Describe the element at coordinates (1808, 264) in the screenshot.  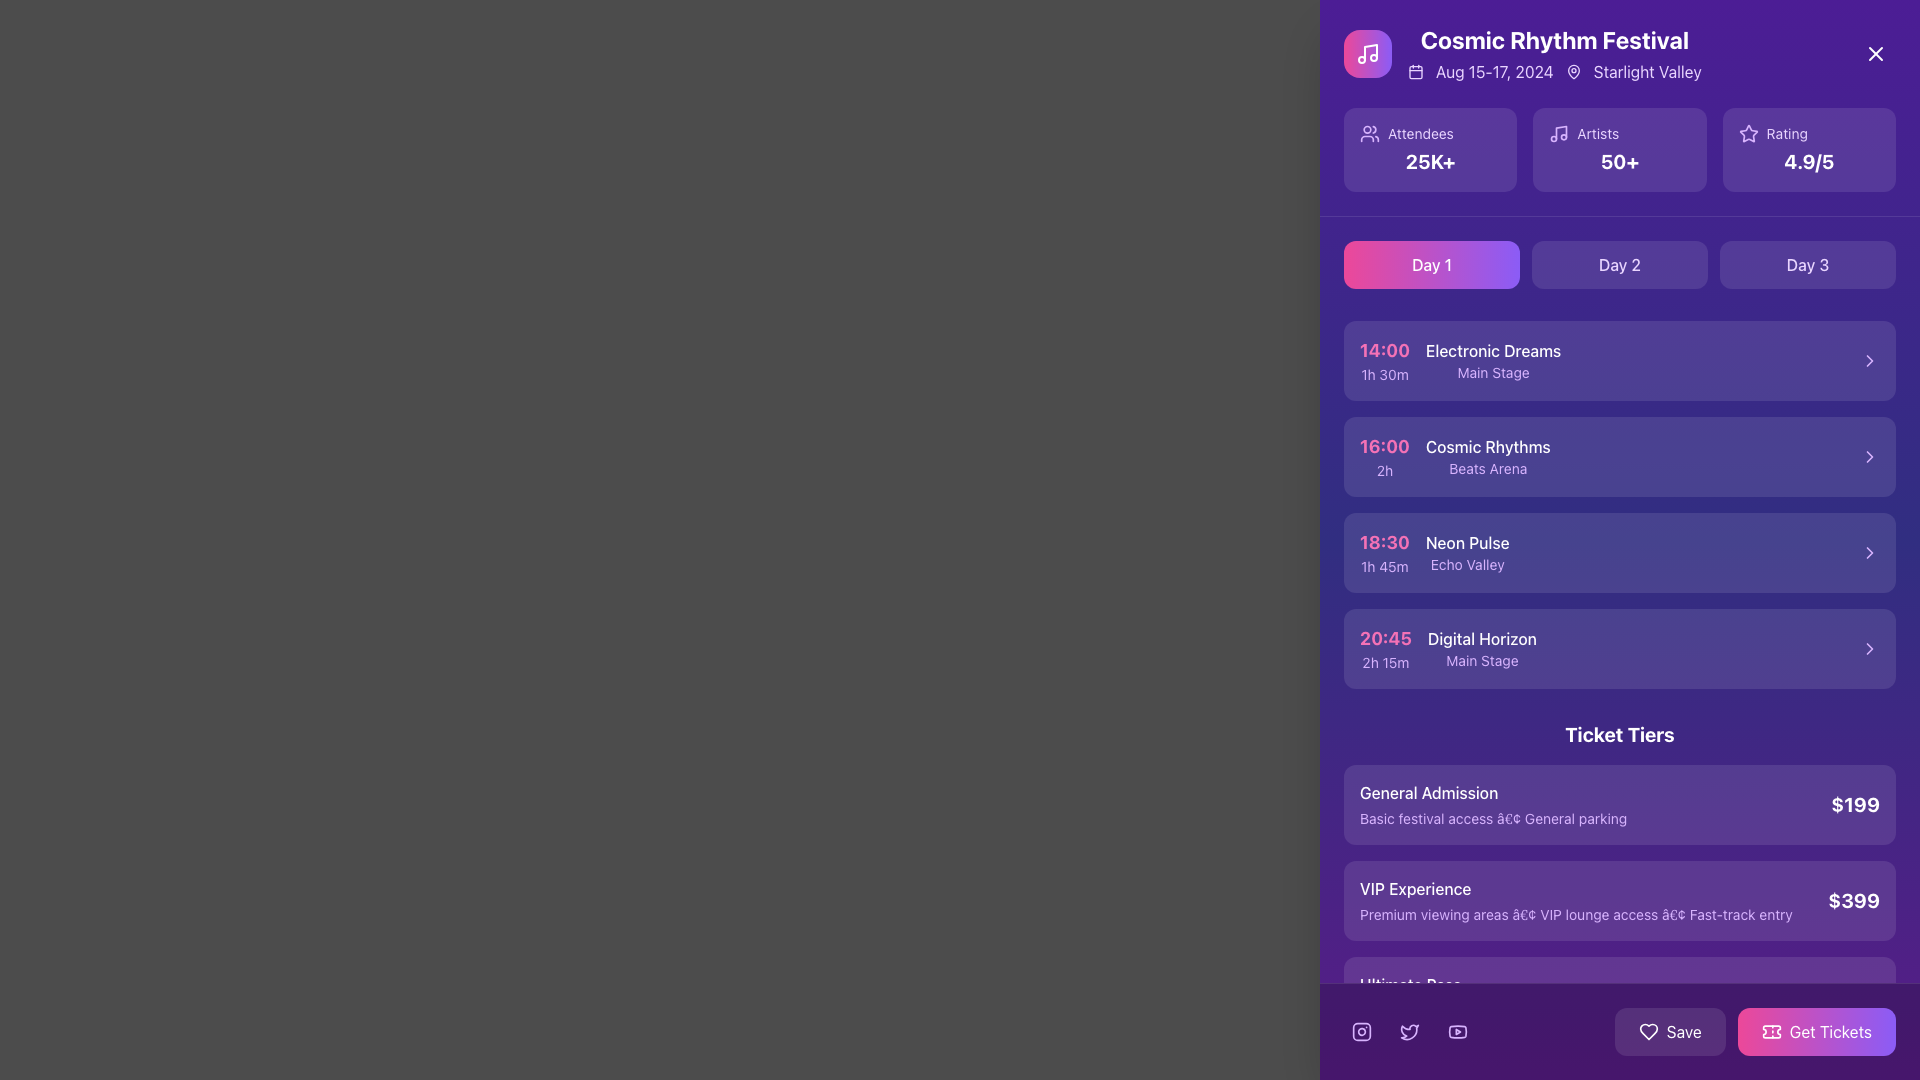
I see `the 'Day 3' button, which is the third button in a row of three buttons used for navigating a multi-day event interface, to change its background color` at that location.